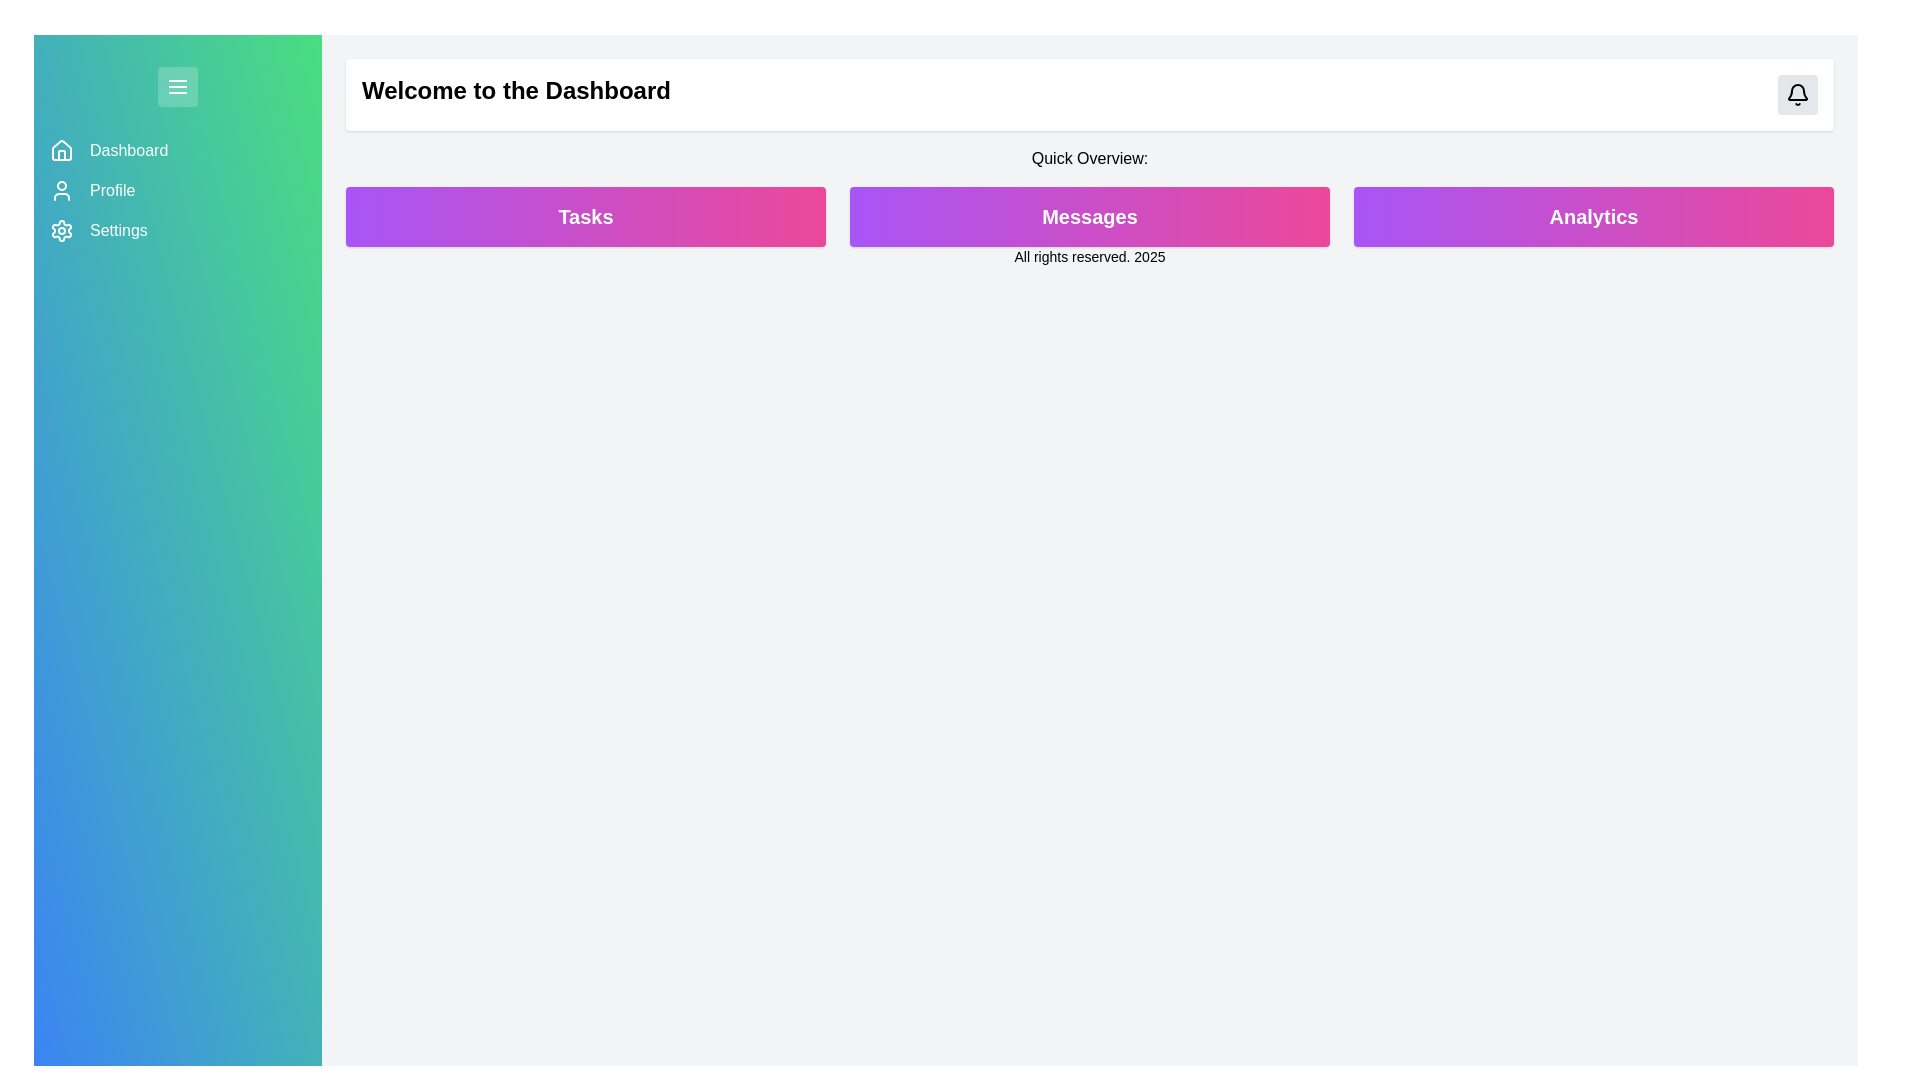  Describe the element at coordinates (177, 191) in the screenshot. I see `the 'Profile' menu item in the Sidebar` at that location.